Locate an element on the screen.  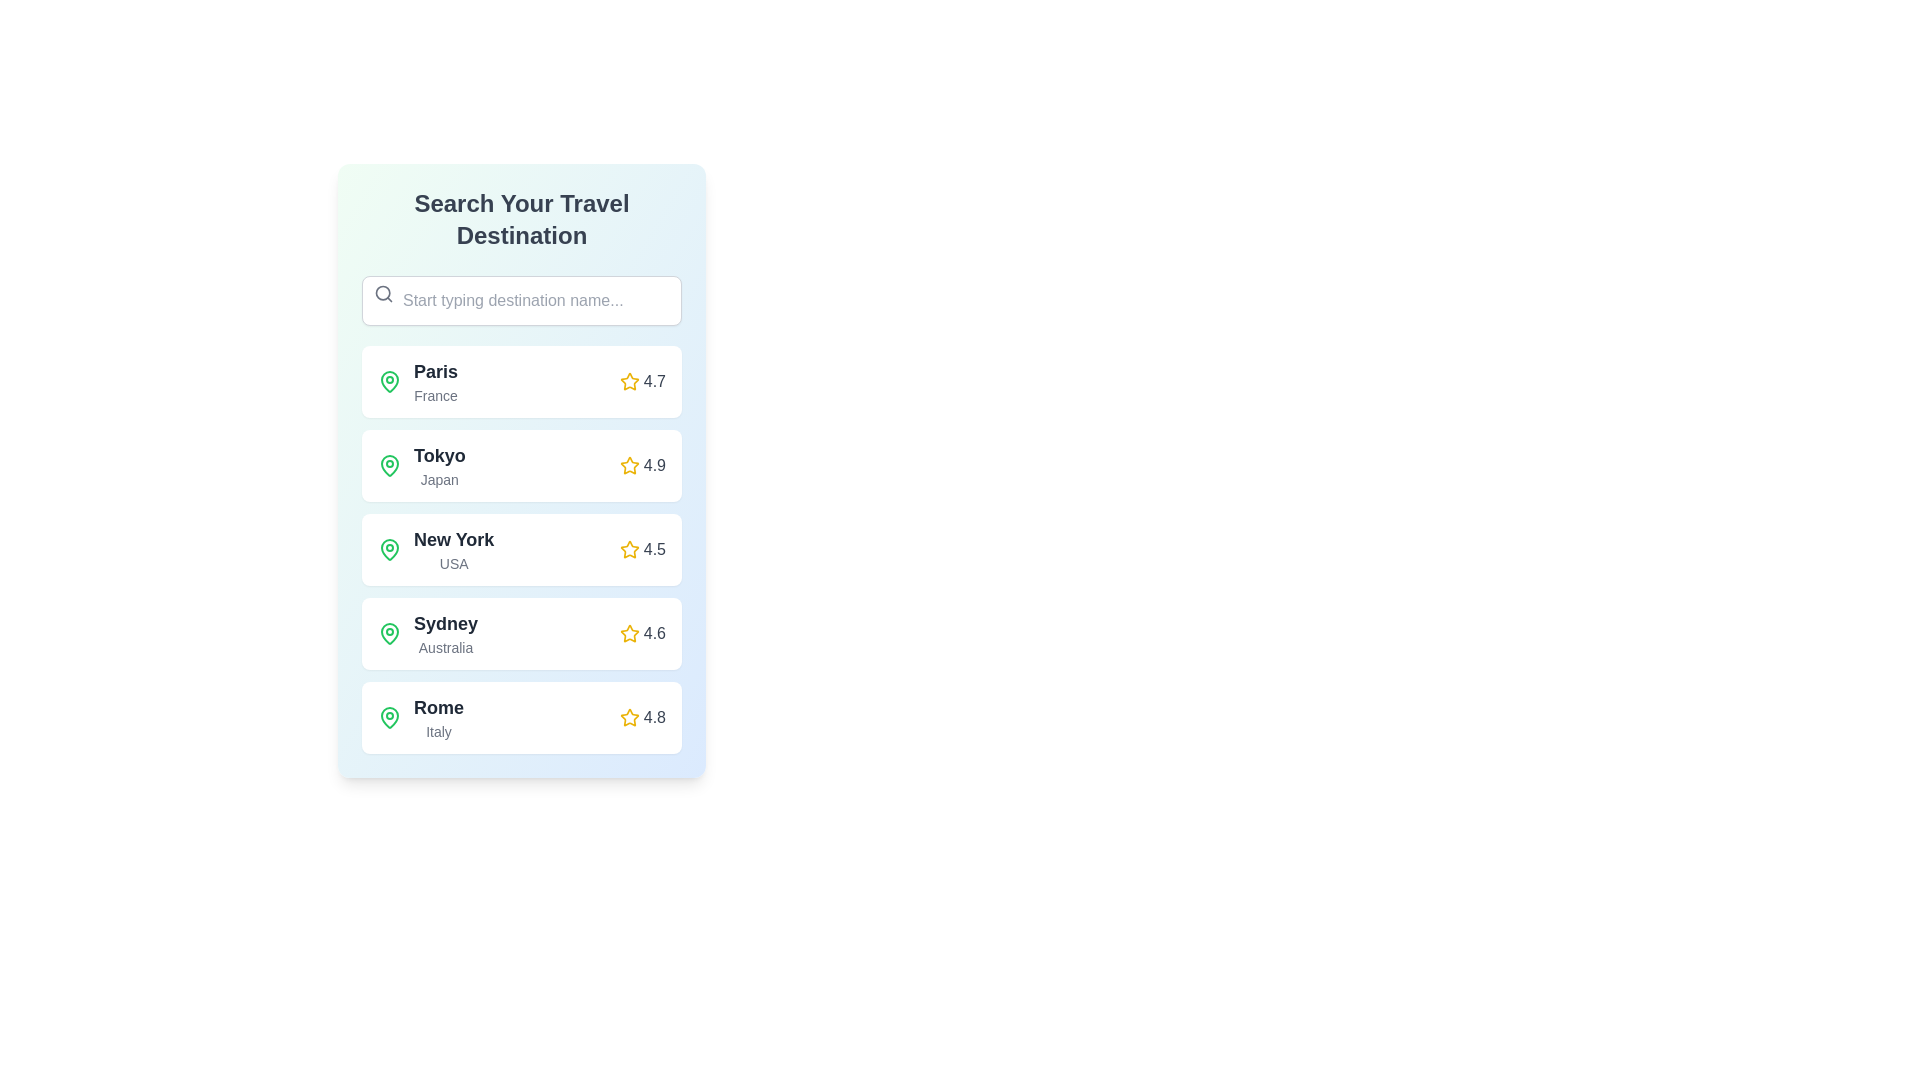
the text label indicating the country associated with the city 'Sydney' in the travel destination list is located at coordinates (445, 648).